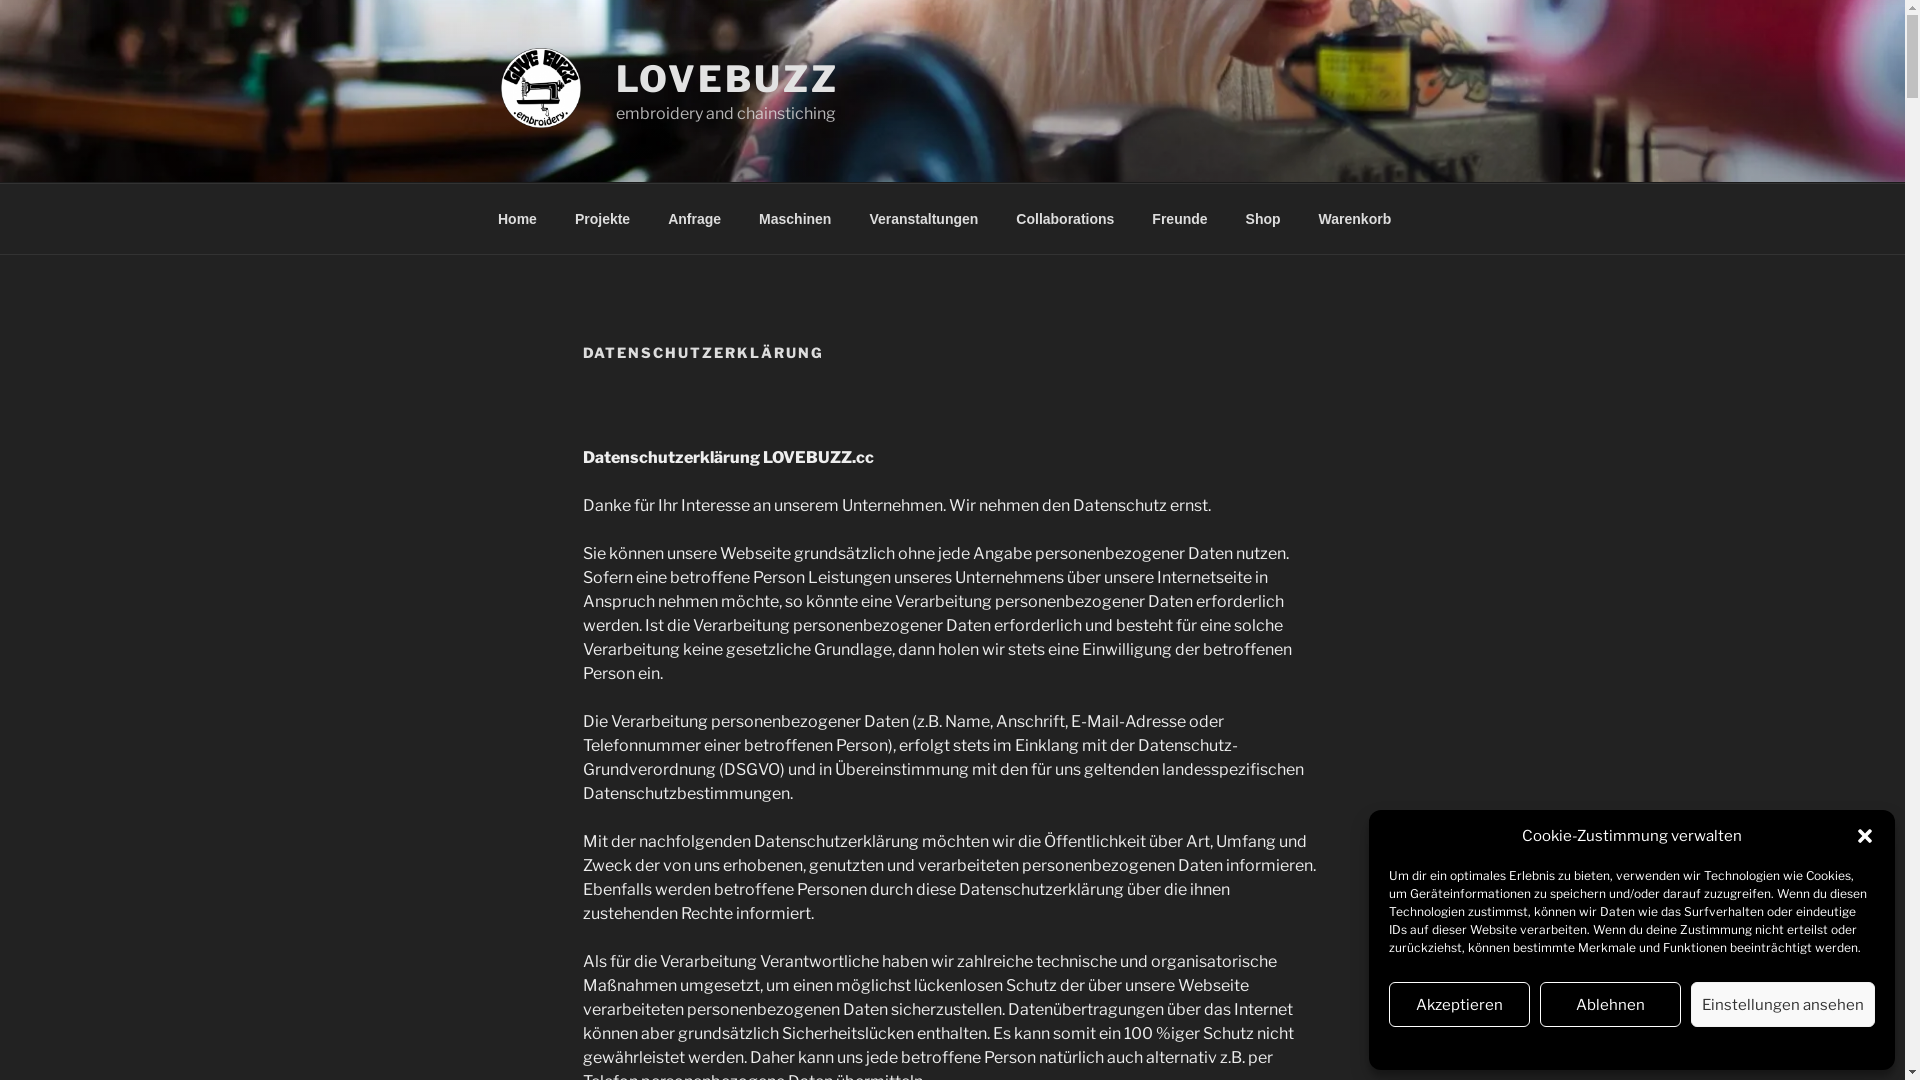  I want to click on 'Anfrage', so click(695, 218).